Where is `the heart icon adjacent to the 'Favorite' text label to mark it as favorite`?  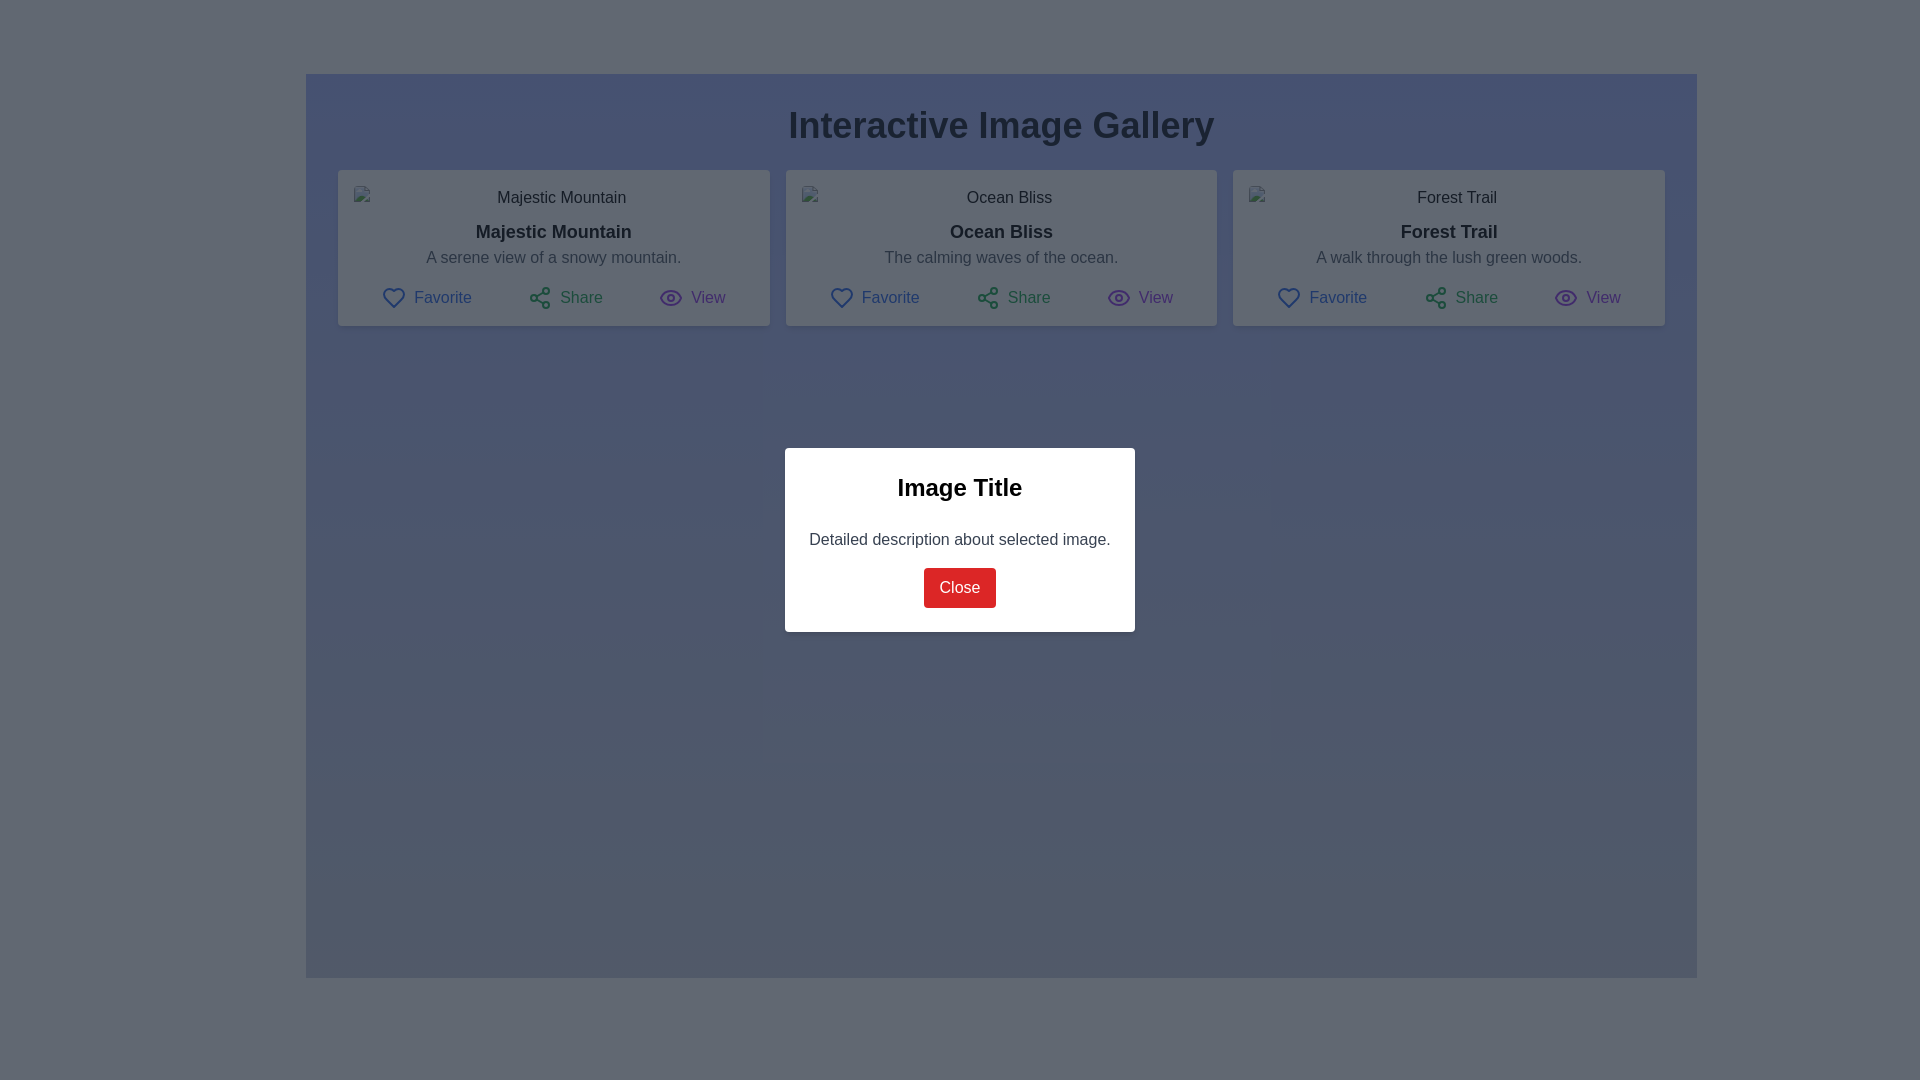 the heart icon adjacent to the 'Favorite' text label to mark it as favorite is located at coordinates (394, 297).